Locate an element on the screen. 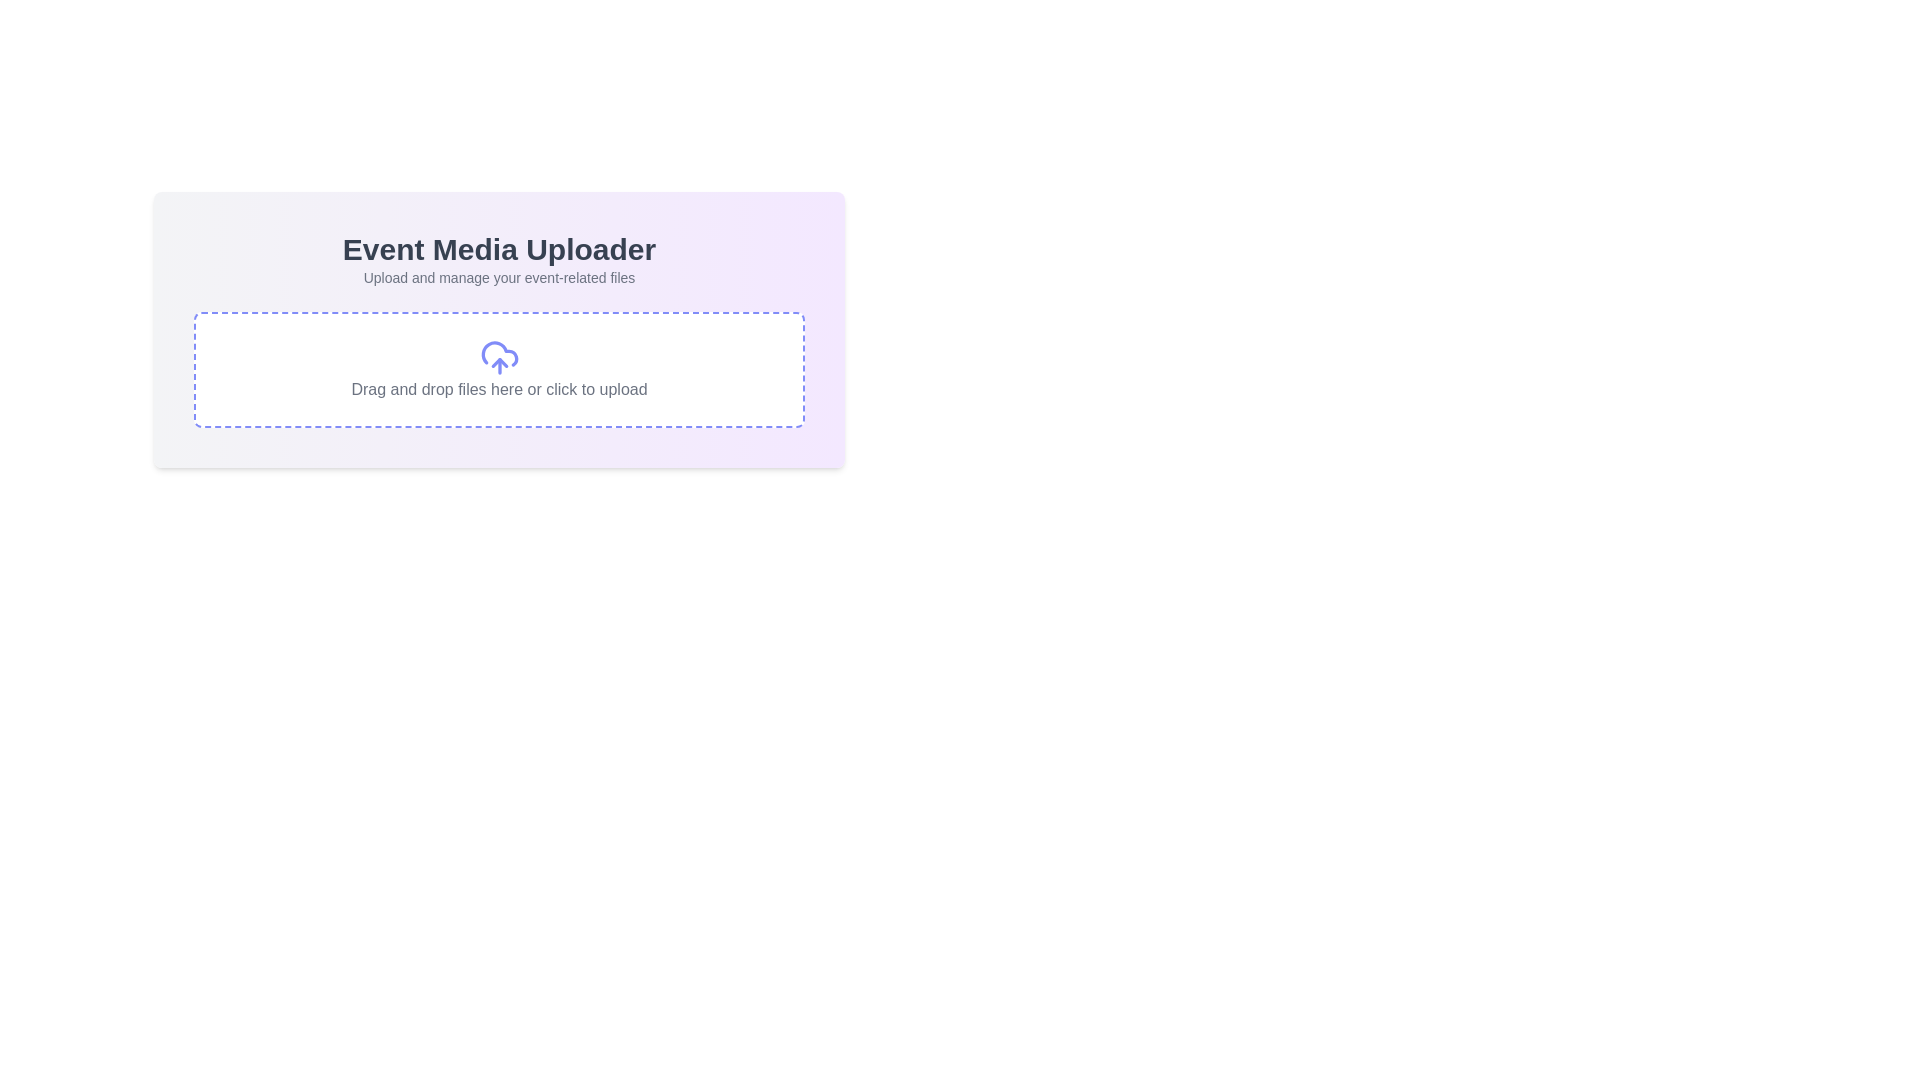 This screenshot has height=1080, width=1920. the main heading 'Event Media Uploader' which indicates the functionality of this section is located at coordinates (499, 249).